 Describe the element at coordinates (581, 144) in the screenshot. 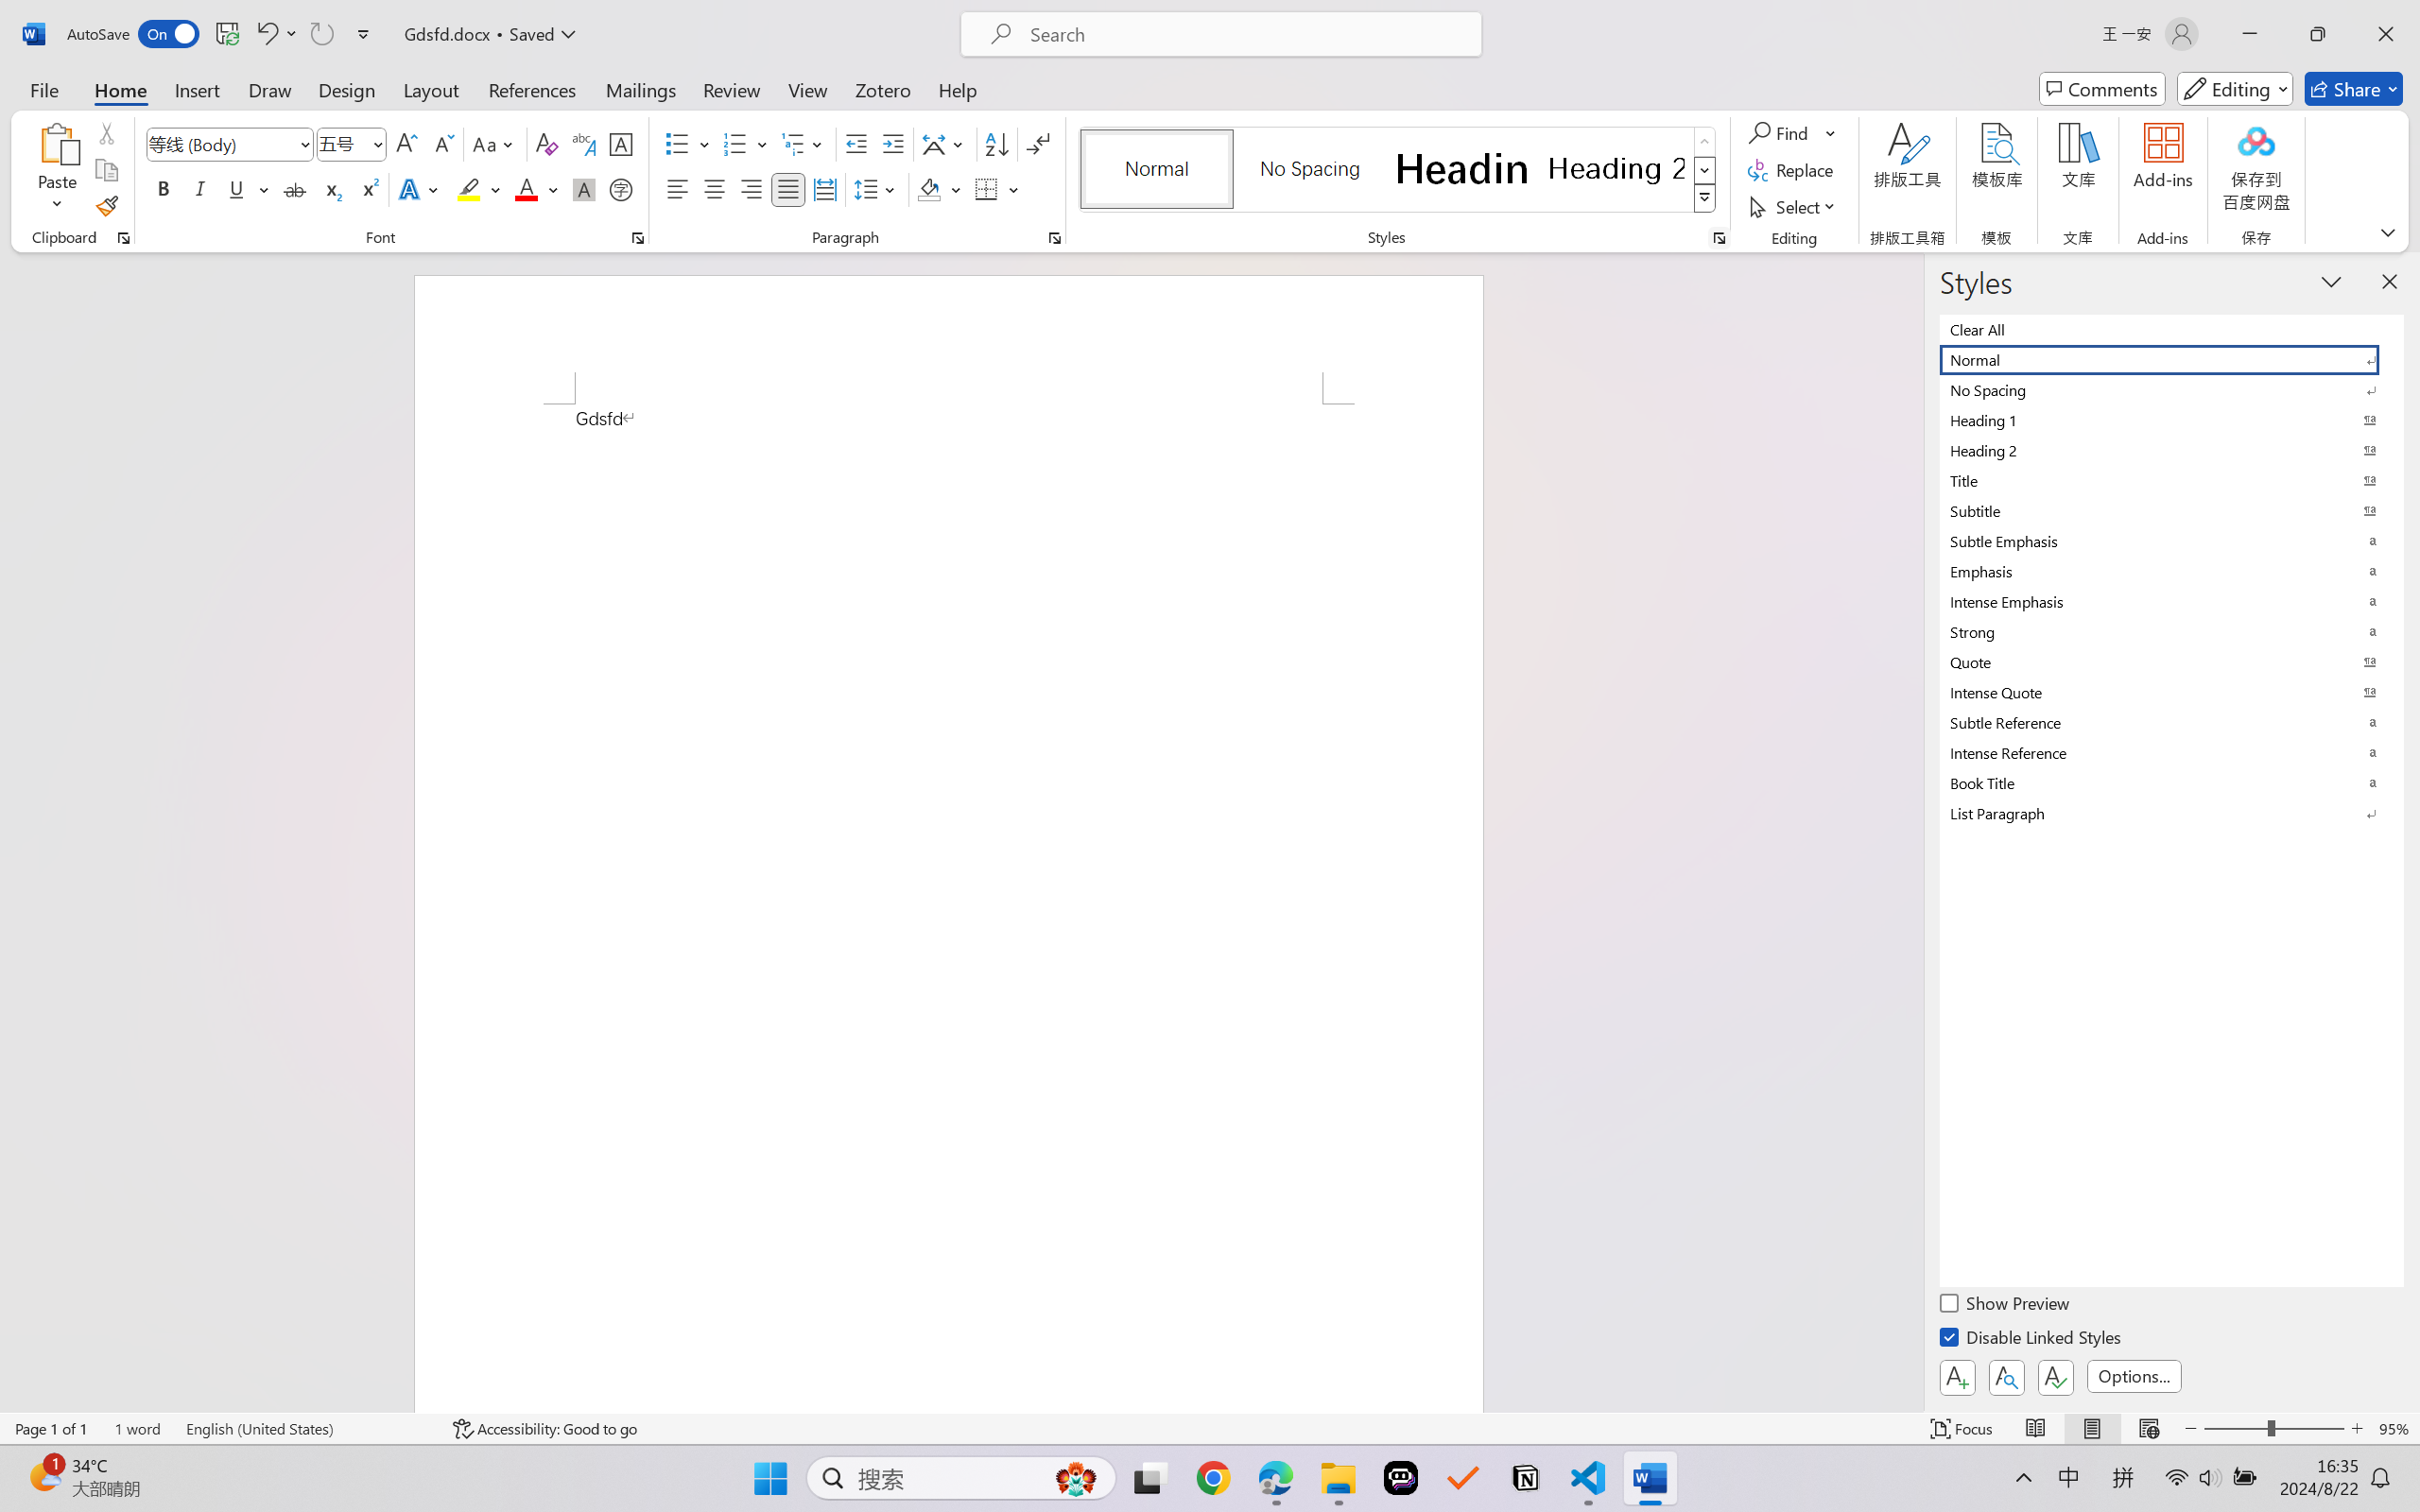

I see `'Phonetic Guide...'` at that location.